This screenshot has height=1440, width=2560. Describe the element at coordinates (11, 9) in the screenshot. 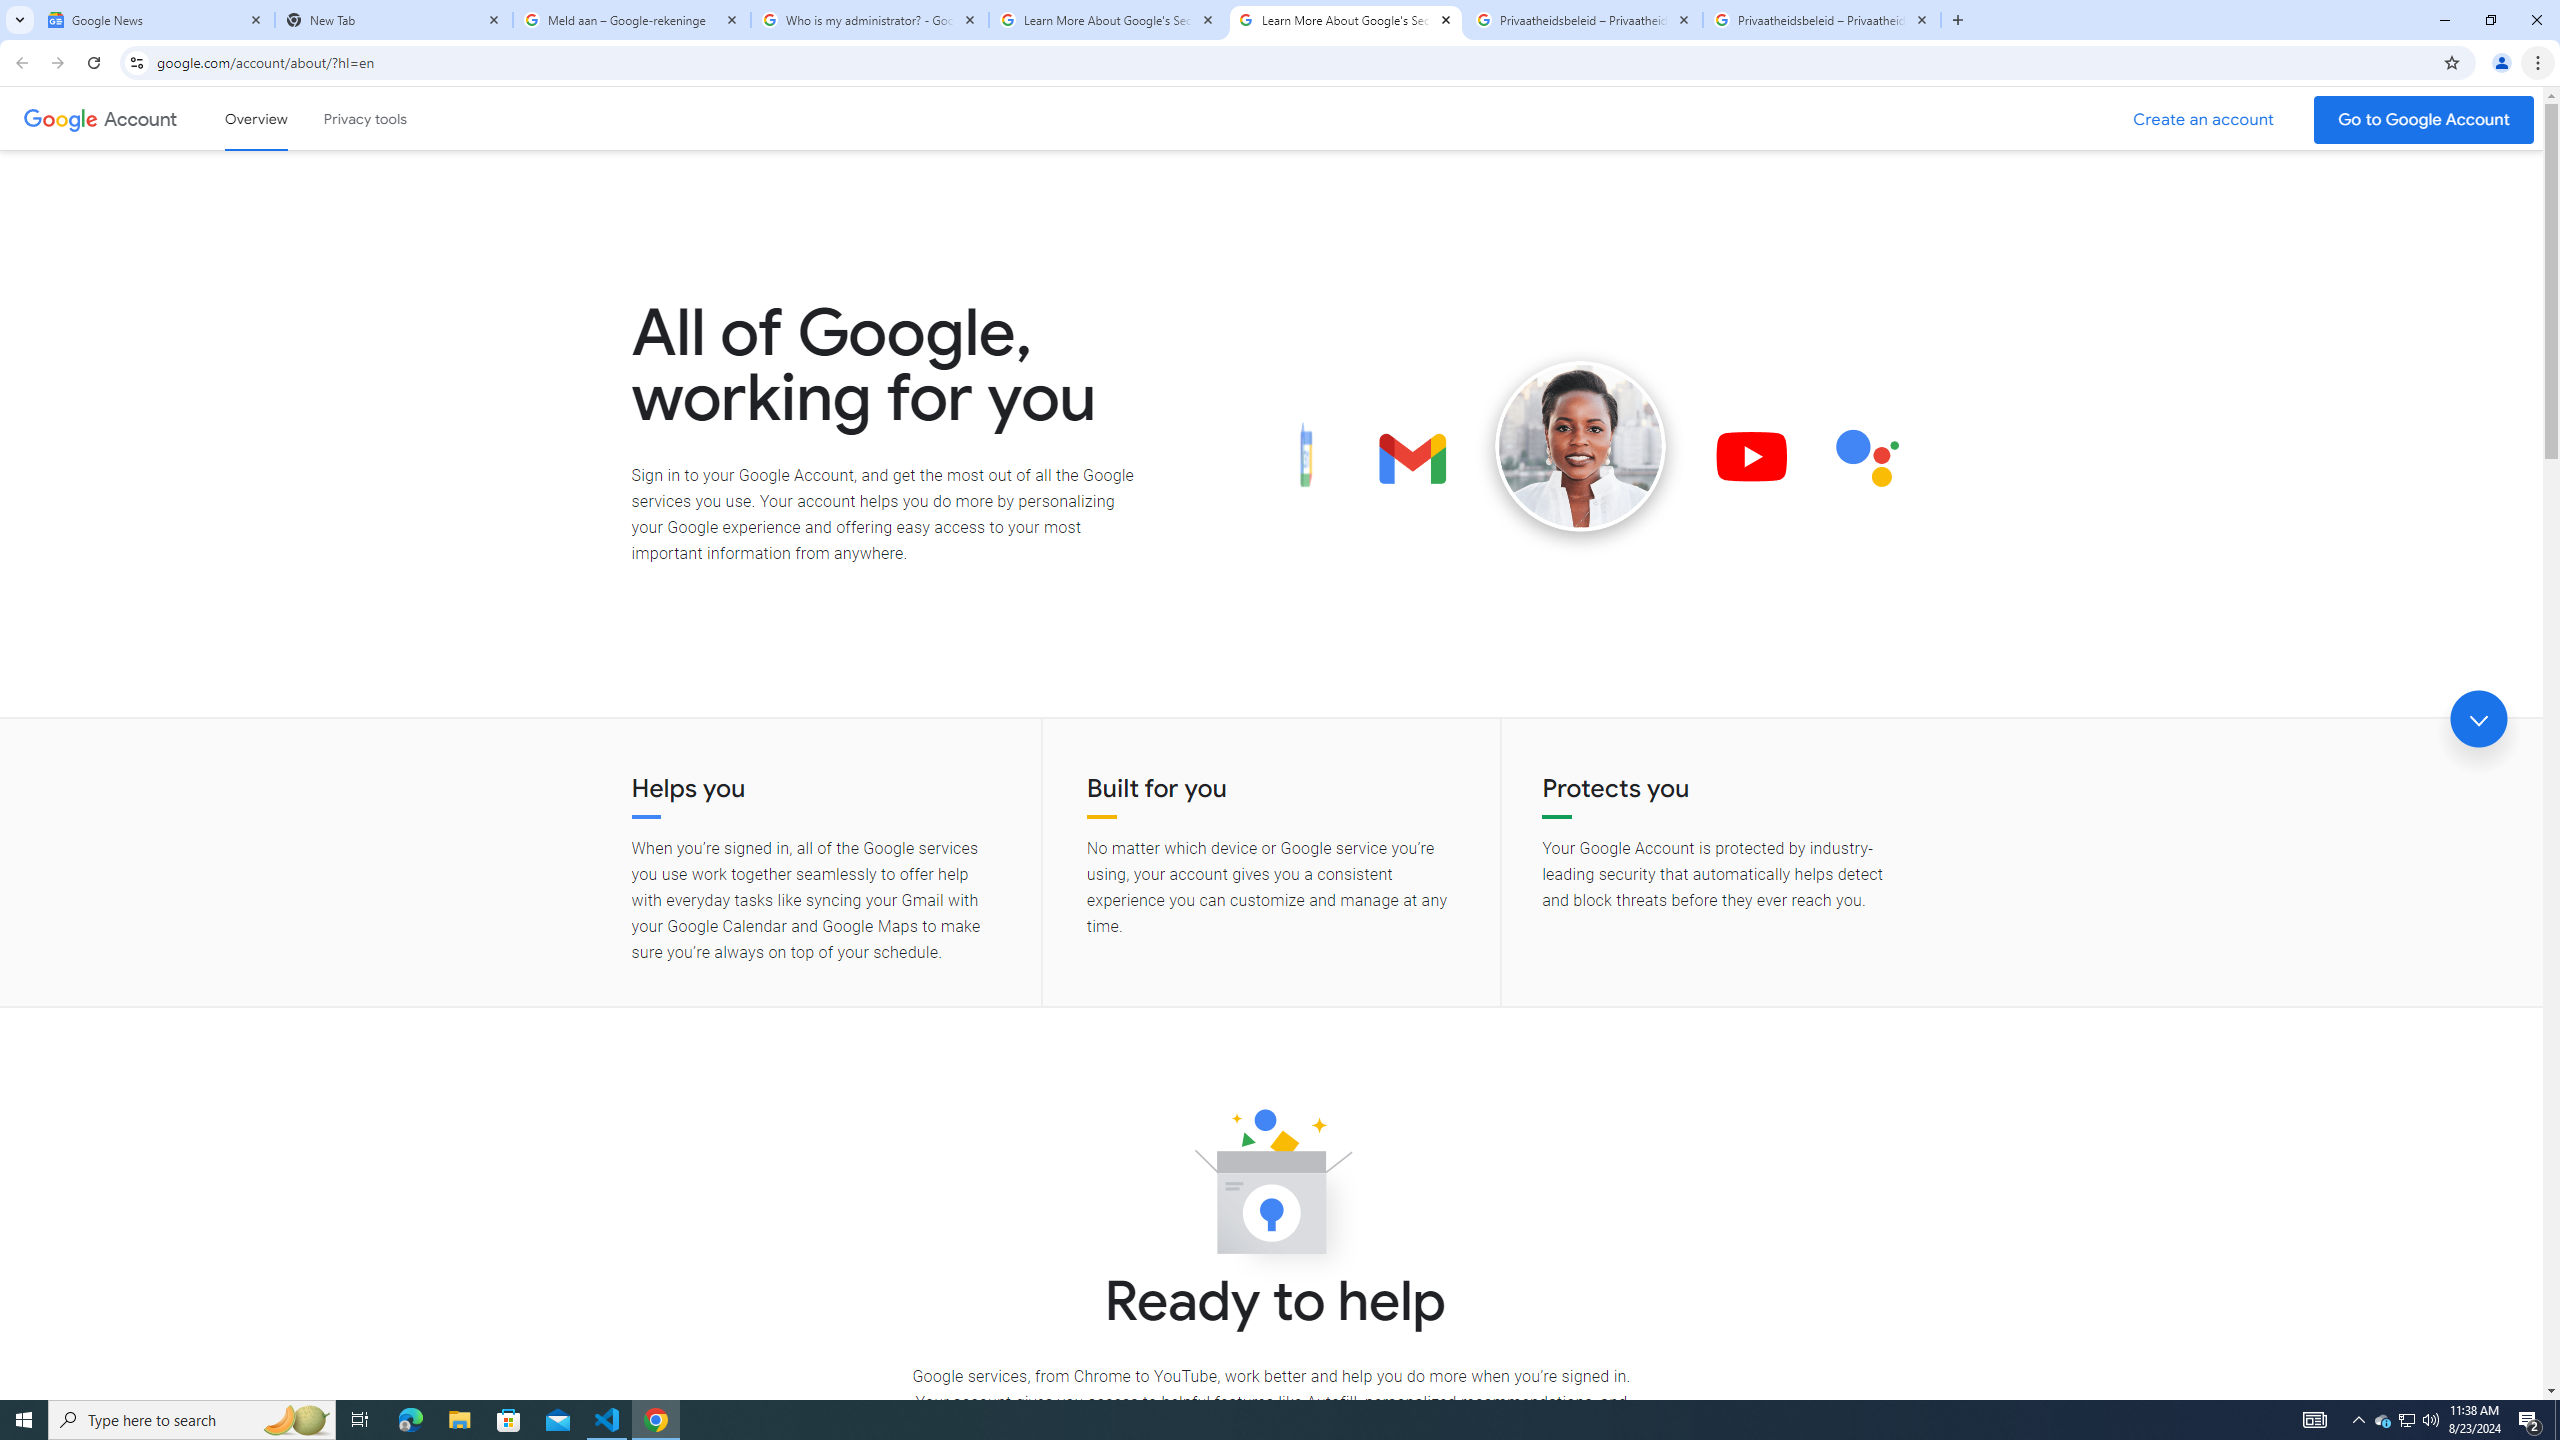

I see `'System'` at that location.